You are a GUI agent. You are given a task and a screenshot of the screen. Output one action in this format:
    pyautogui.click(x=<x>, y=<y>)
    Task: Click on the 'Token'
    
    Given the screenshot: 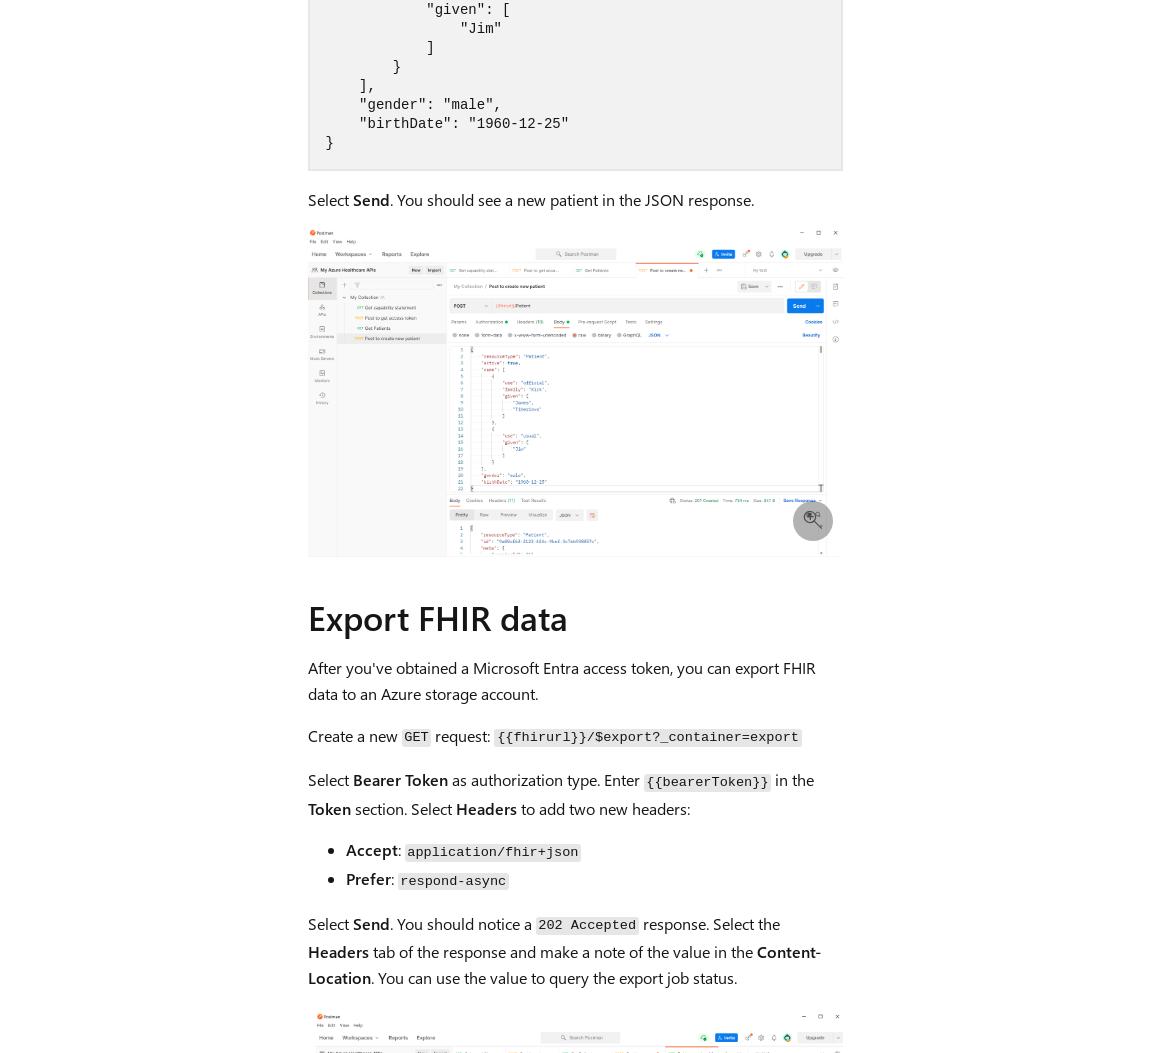 What is the action you would take?
    pyautogui.click(x=328, y=807)
    